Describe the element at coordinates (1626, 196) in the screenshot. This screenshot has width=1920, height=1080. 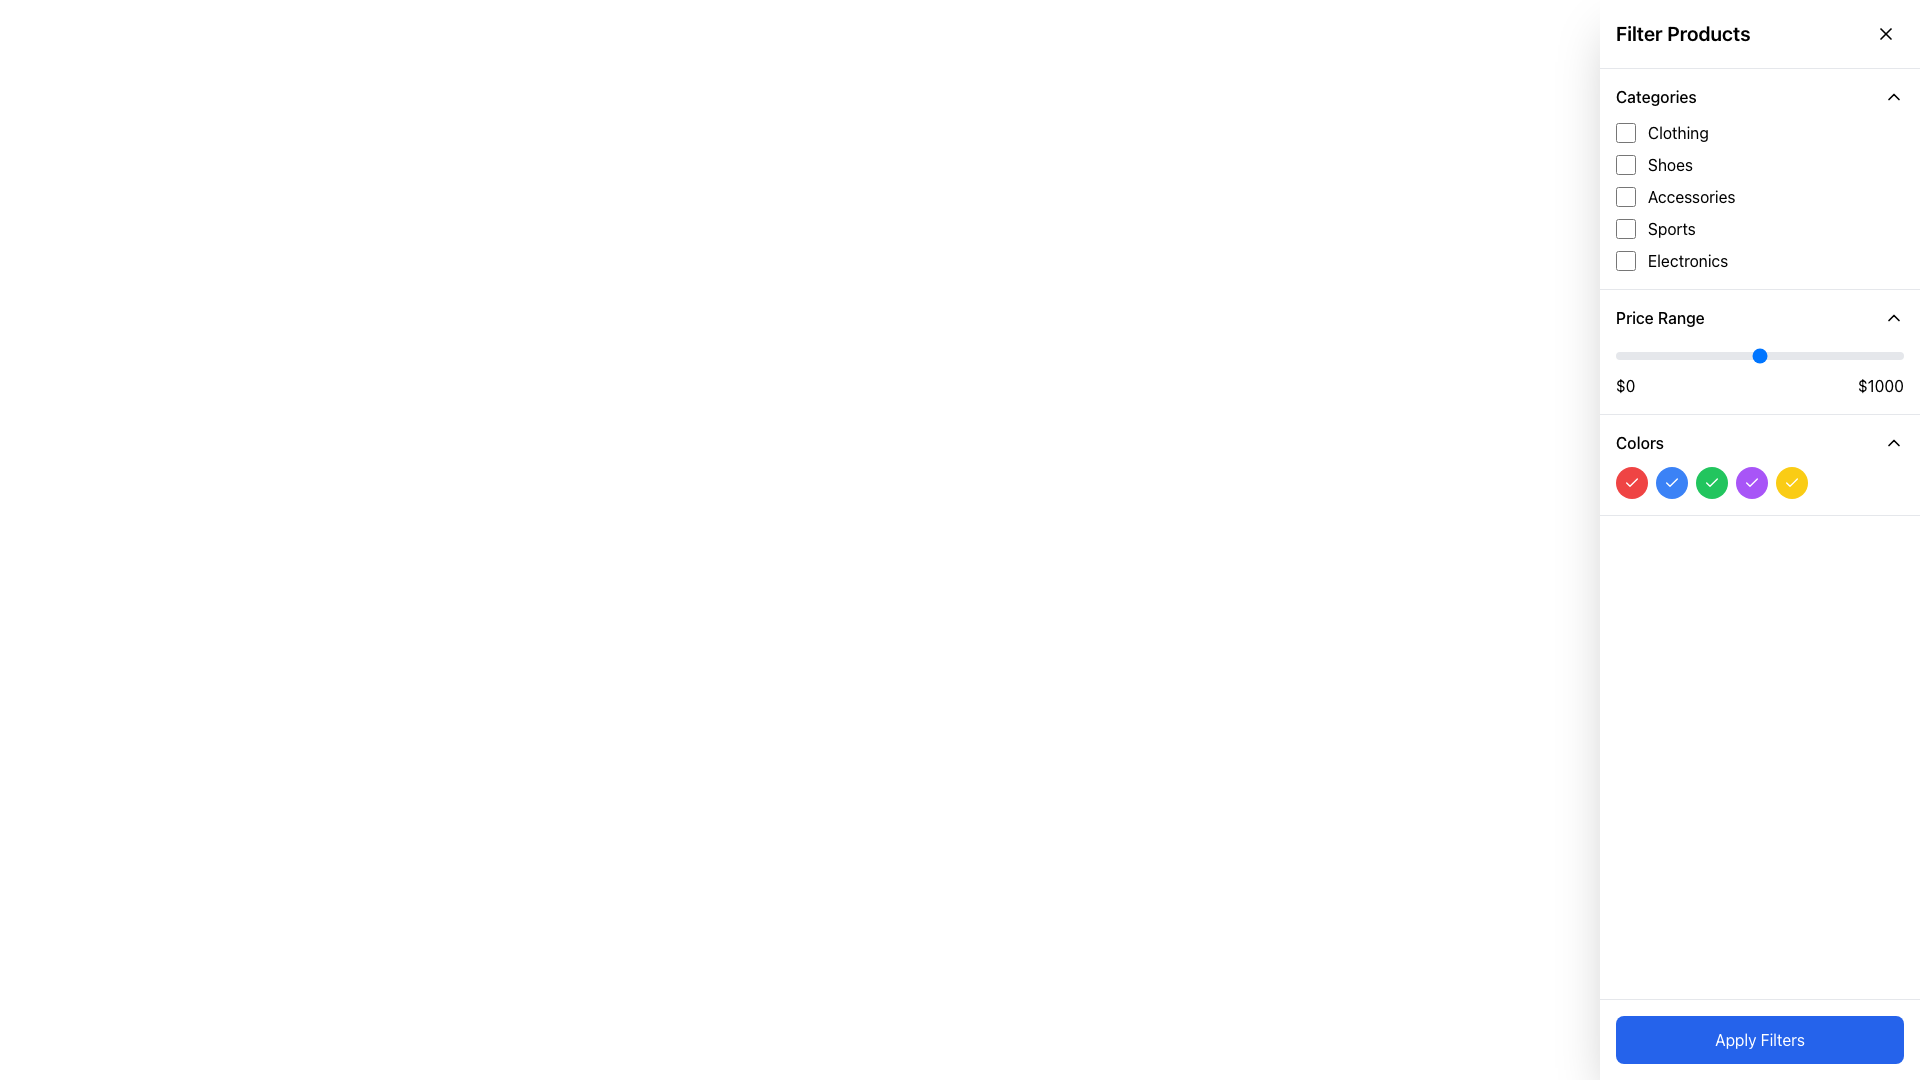
I see `the 'Accessories' checkbox located in the 'Categories' section of the filter panel to filter products by this category` at that location.